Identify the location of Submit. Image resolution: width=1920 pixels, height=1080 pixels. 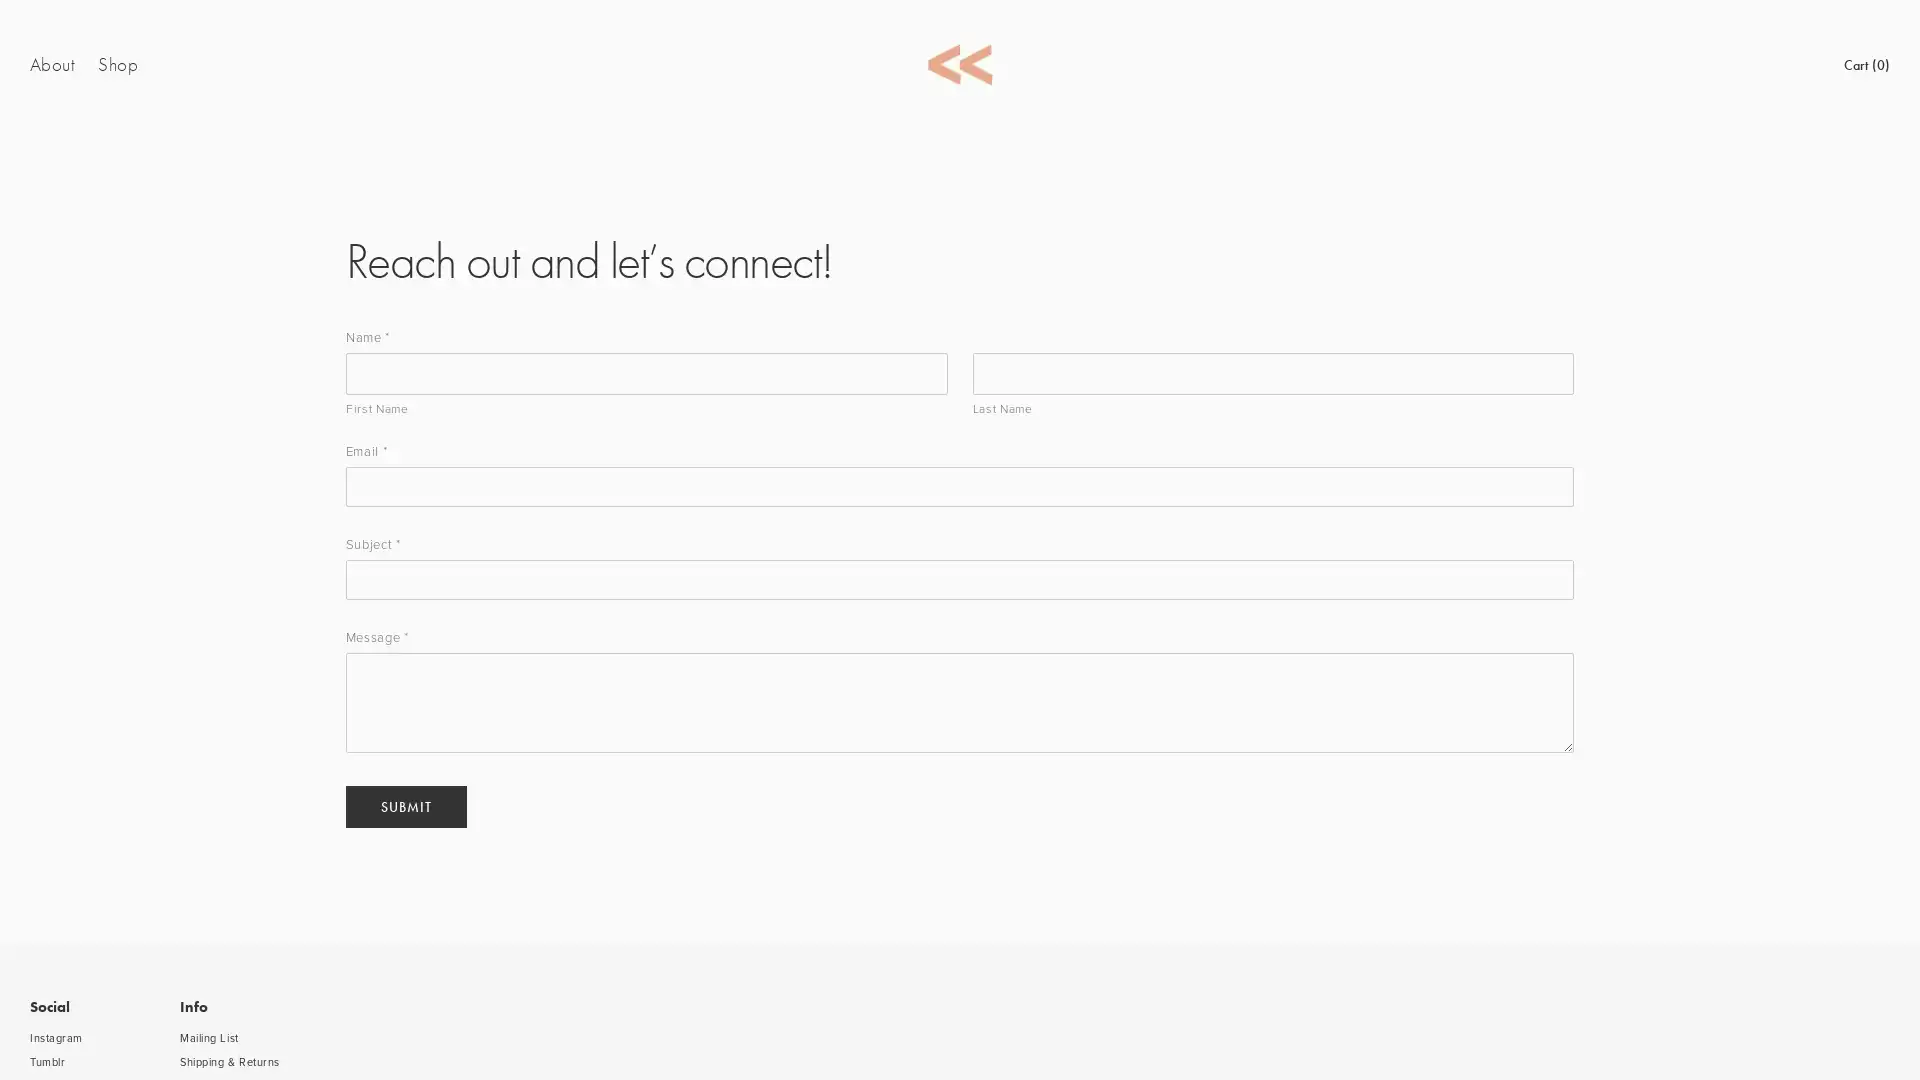
(405, 805).